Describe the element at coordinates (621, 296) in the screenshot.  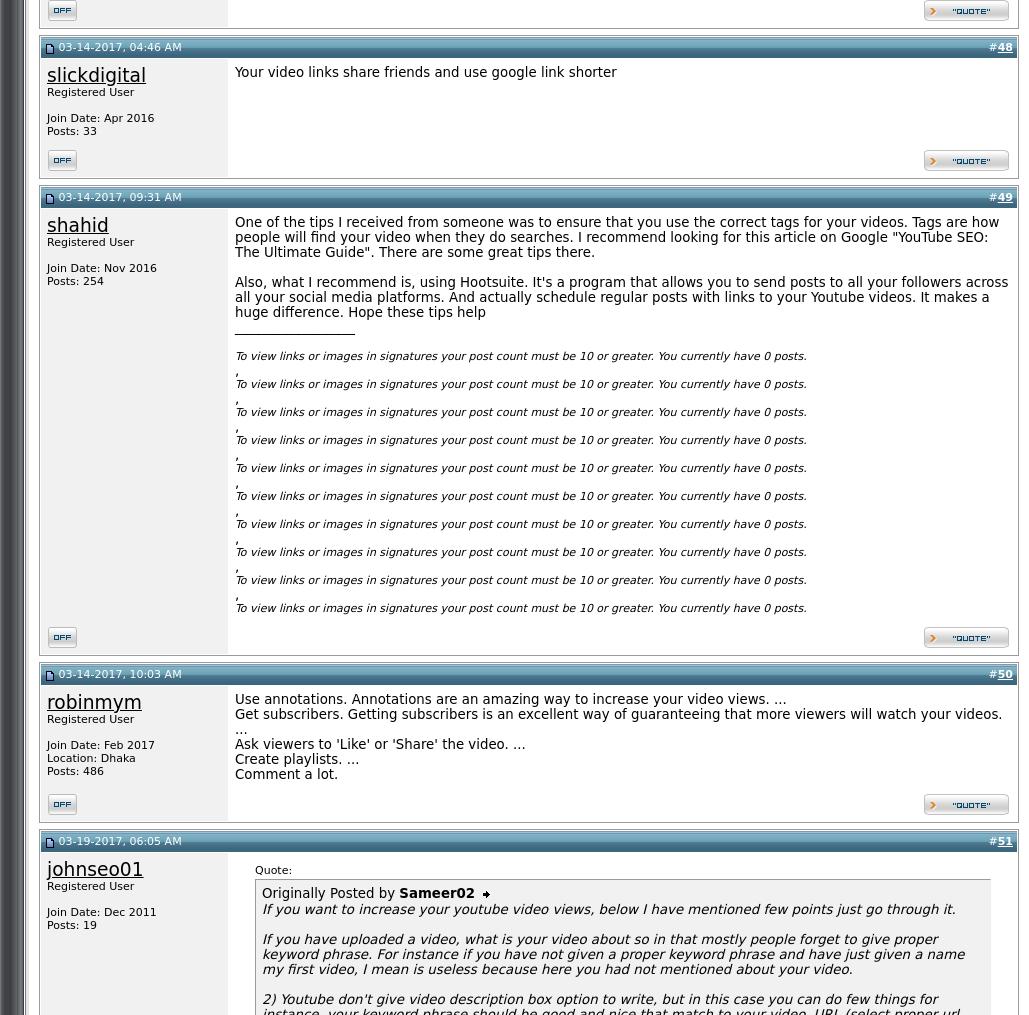
I see `'Also, what I recommend is, using Hootsuite. It's a program that allows you to send posts to all your followers across all your social media platforms. And actually schedule regular posts with links to your Youtube videos. It makes a huge difference. Hope these tips help'` at that location.